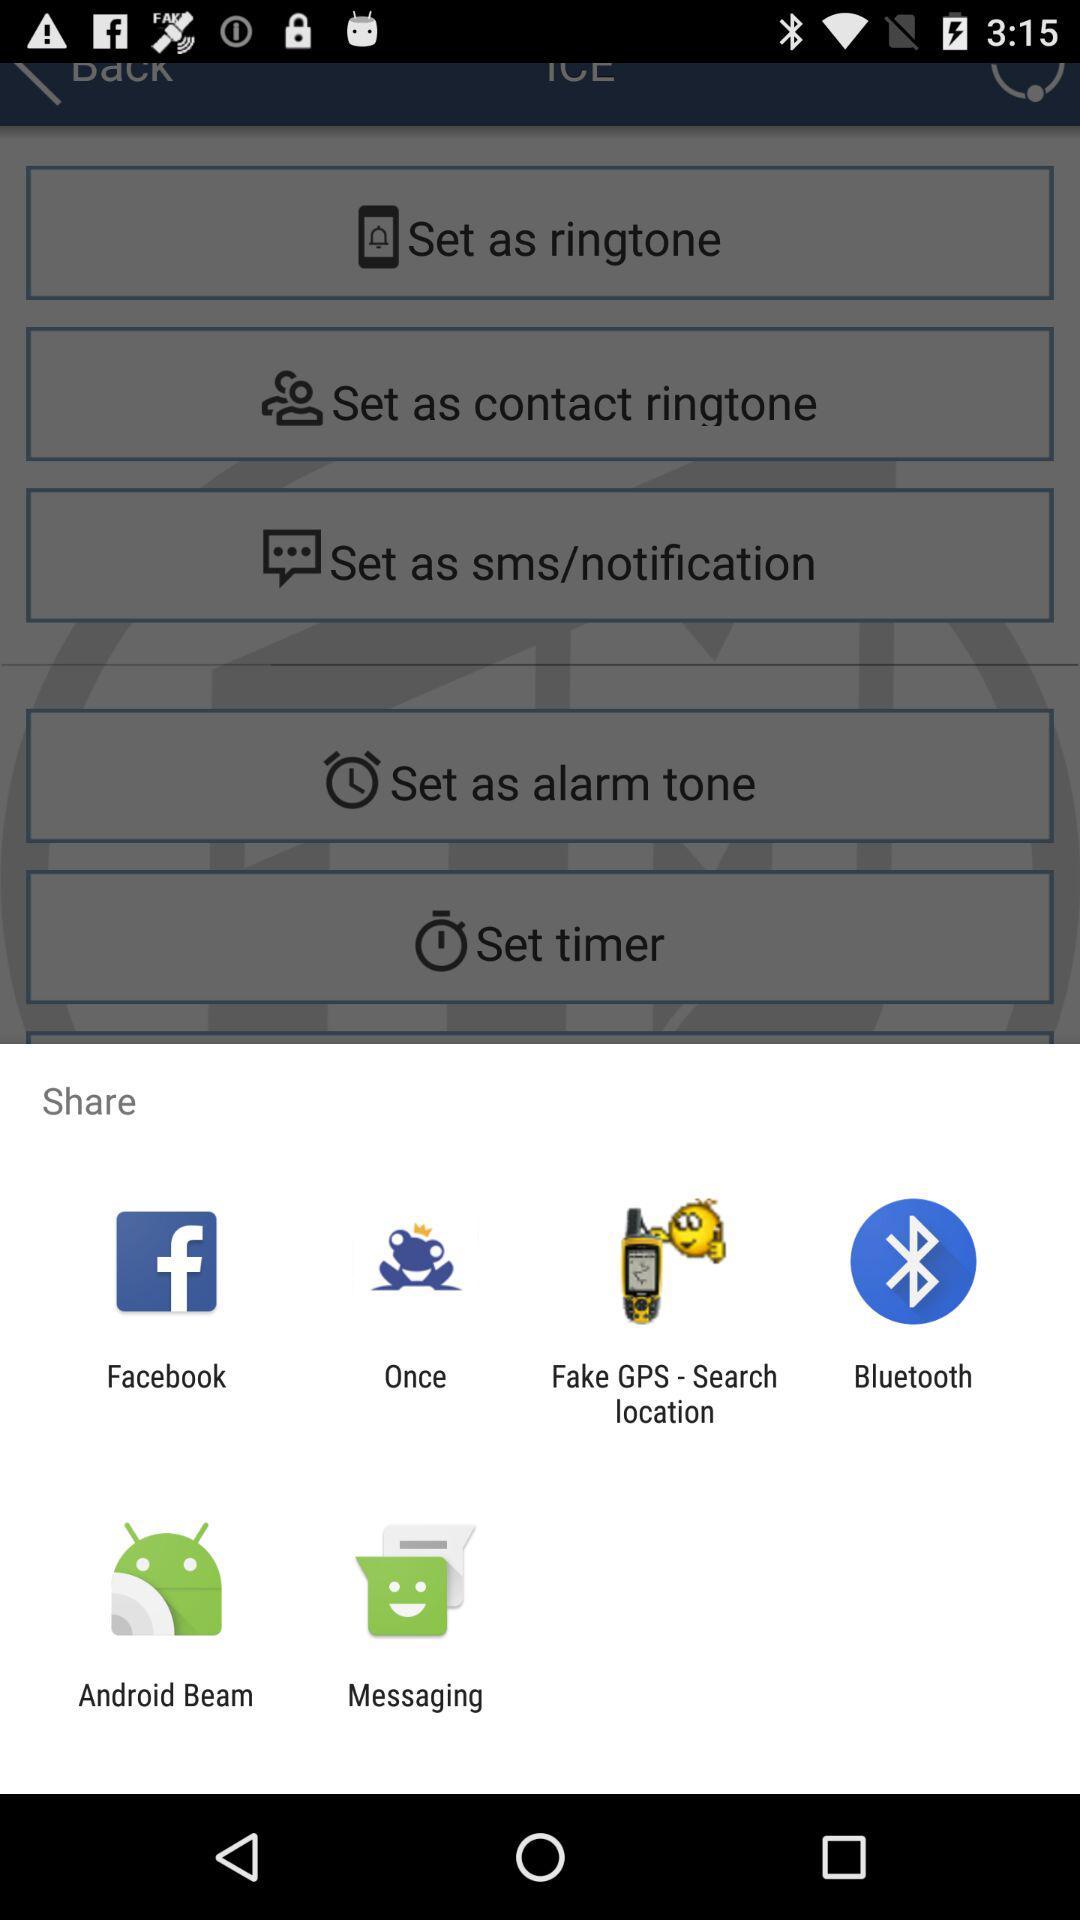  I want to click on icon next to android beam icon, so click(414, 1711).